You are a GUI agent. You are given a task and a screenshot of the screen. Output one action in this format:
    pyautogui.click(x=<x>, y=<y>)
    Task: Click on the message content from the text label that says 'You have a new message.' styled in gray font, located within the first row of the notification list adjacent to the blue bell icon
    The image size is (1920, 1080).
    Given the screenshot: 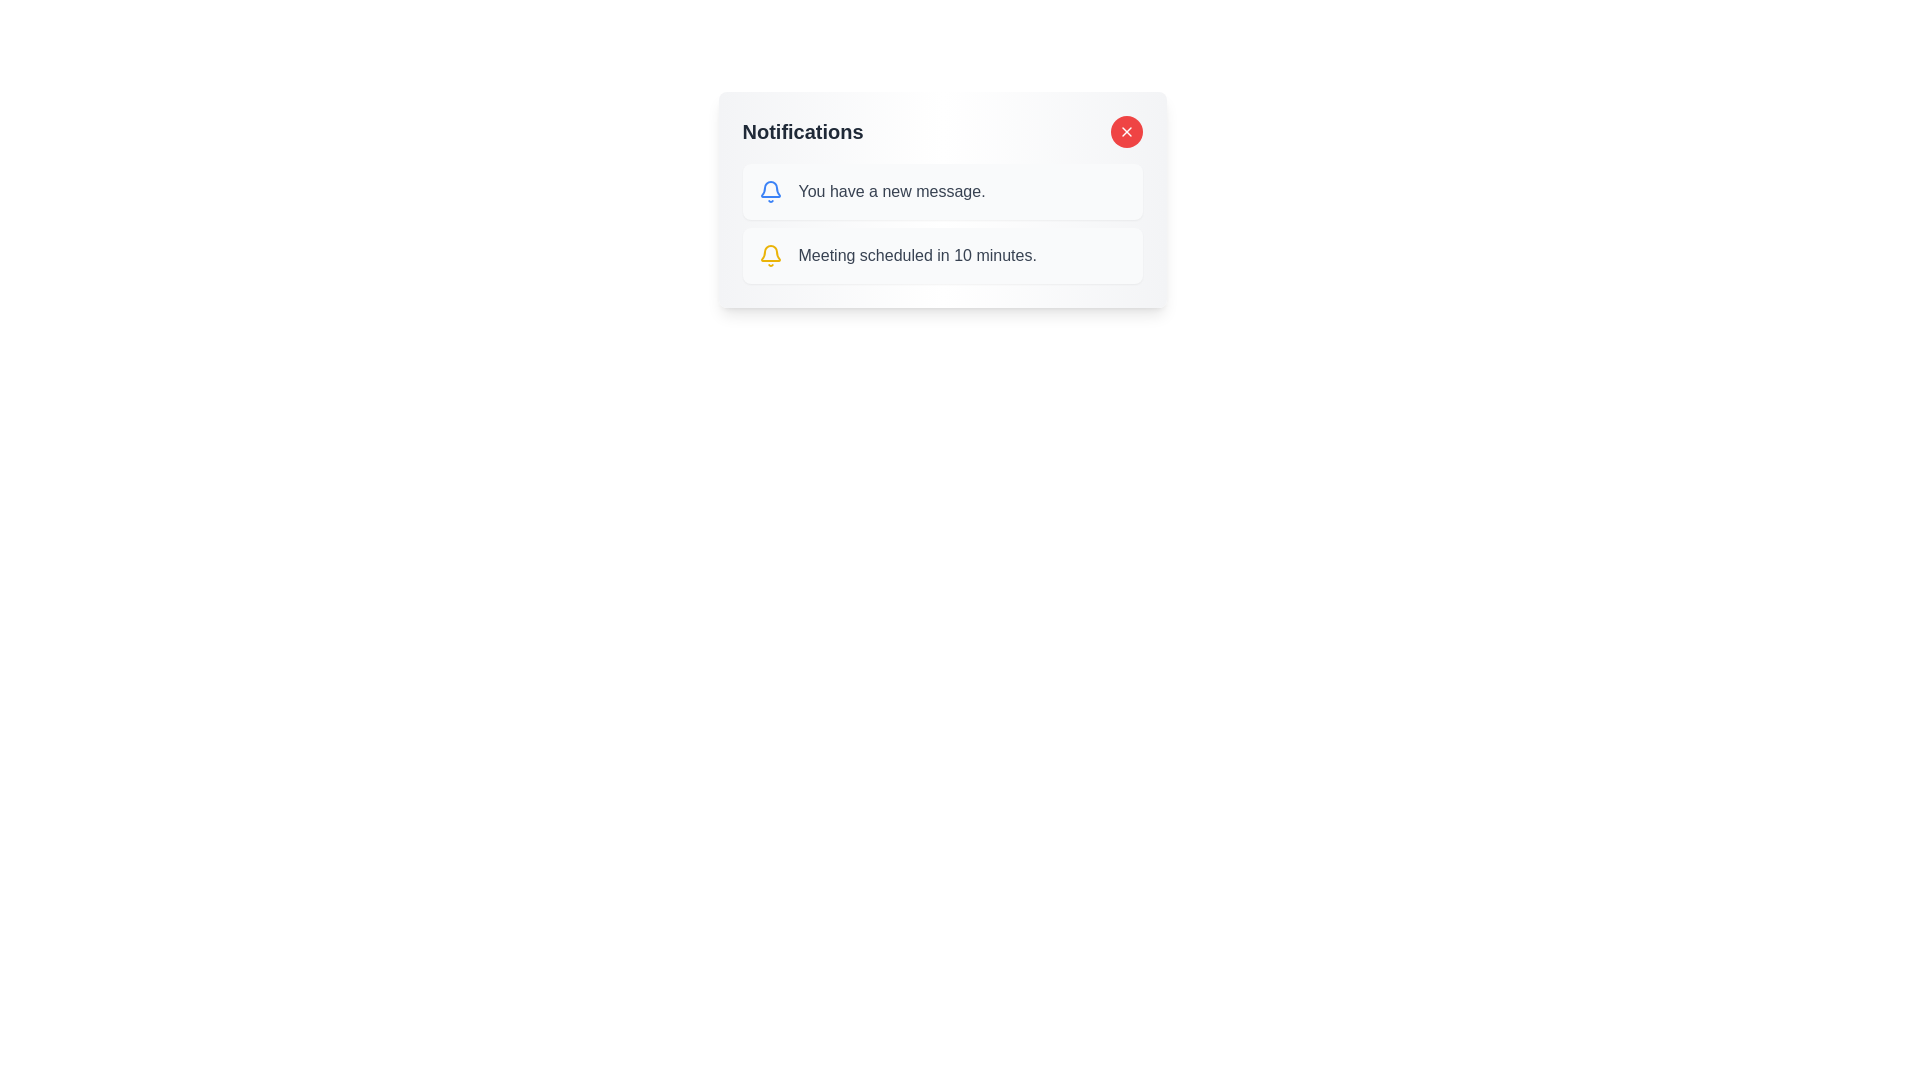 What is the action you would take?
    pyautogui.click(x=891, y=192)
    